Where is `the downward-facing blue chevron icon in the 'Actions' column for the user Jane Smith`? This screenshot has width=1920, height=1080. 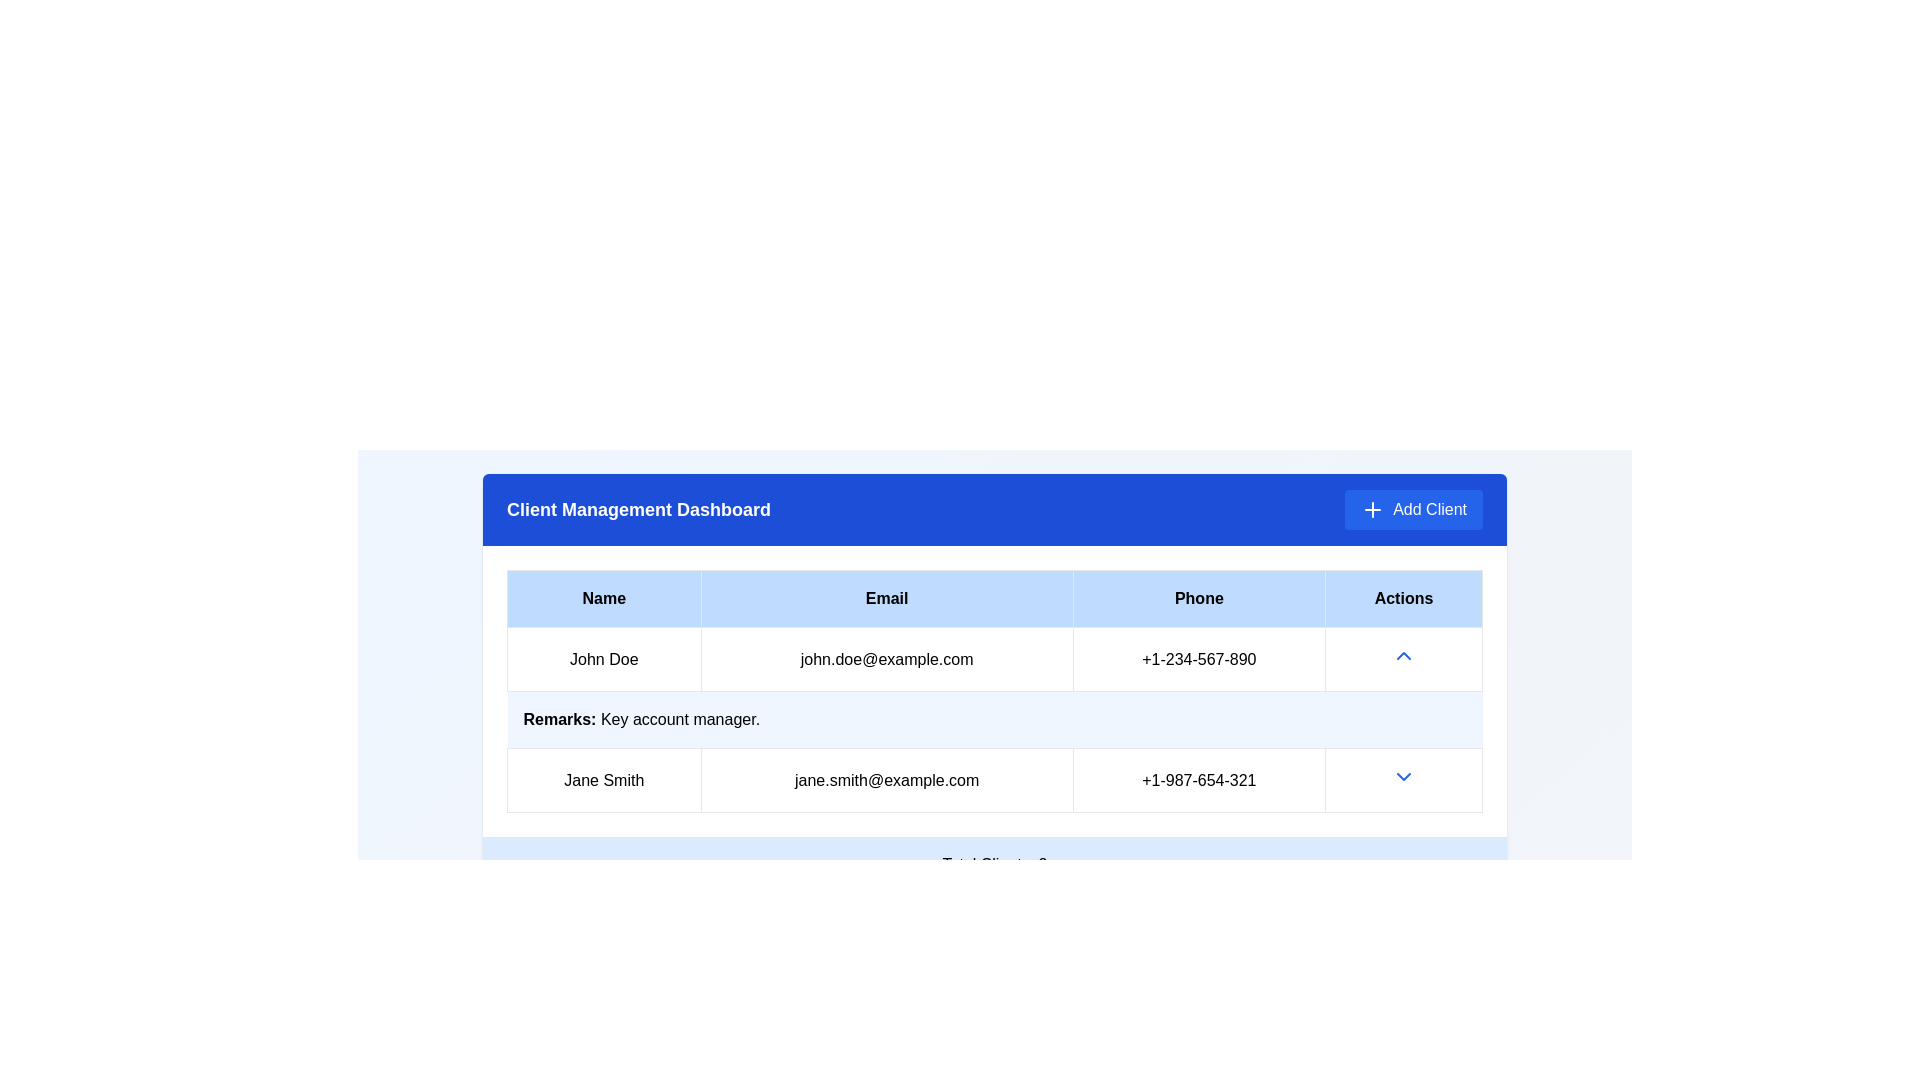 the downward-facing blue chevron icon in the 'Actions' column for the user Jane Smith is located at coordinates (1402, 775).